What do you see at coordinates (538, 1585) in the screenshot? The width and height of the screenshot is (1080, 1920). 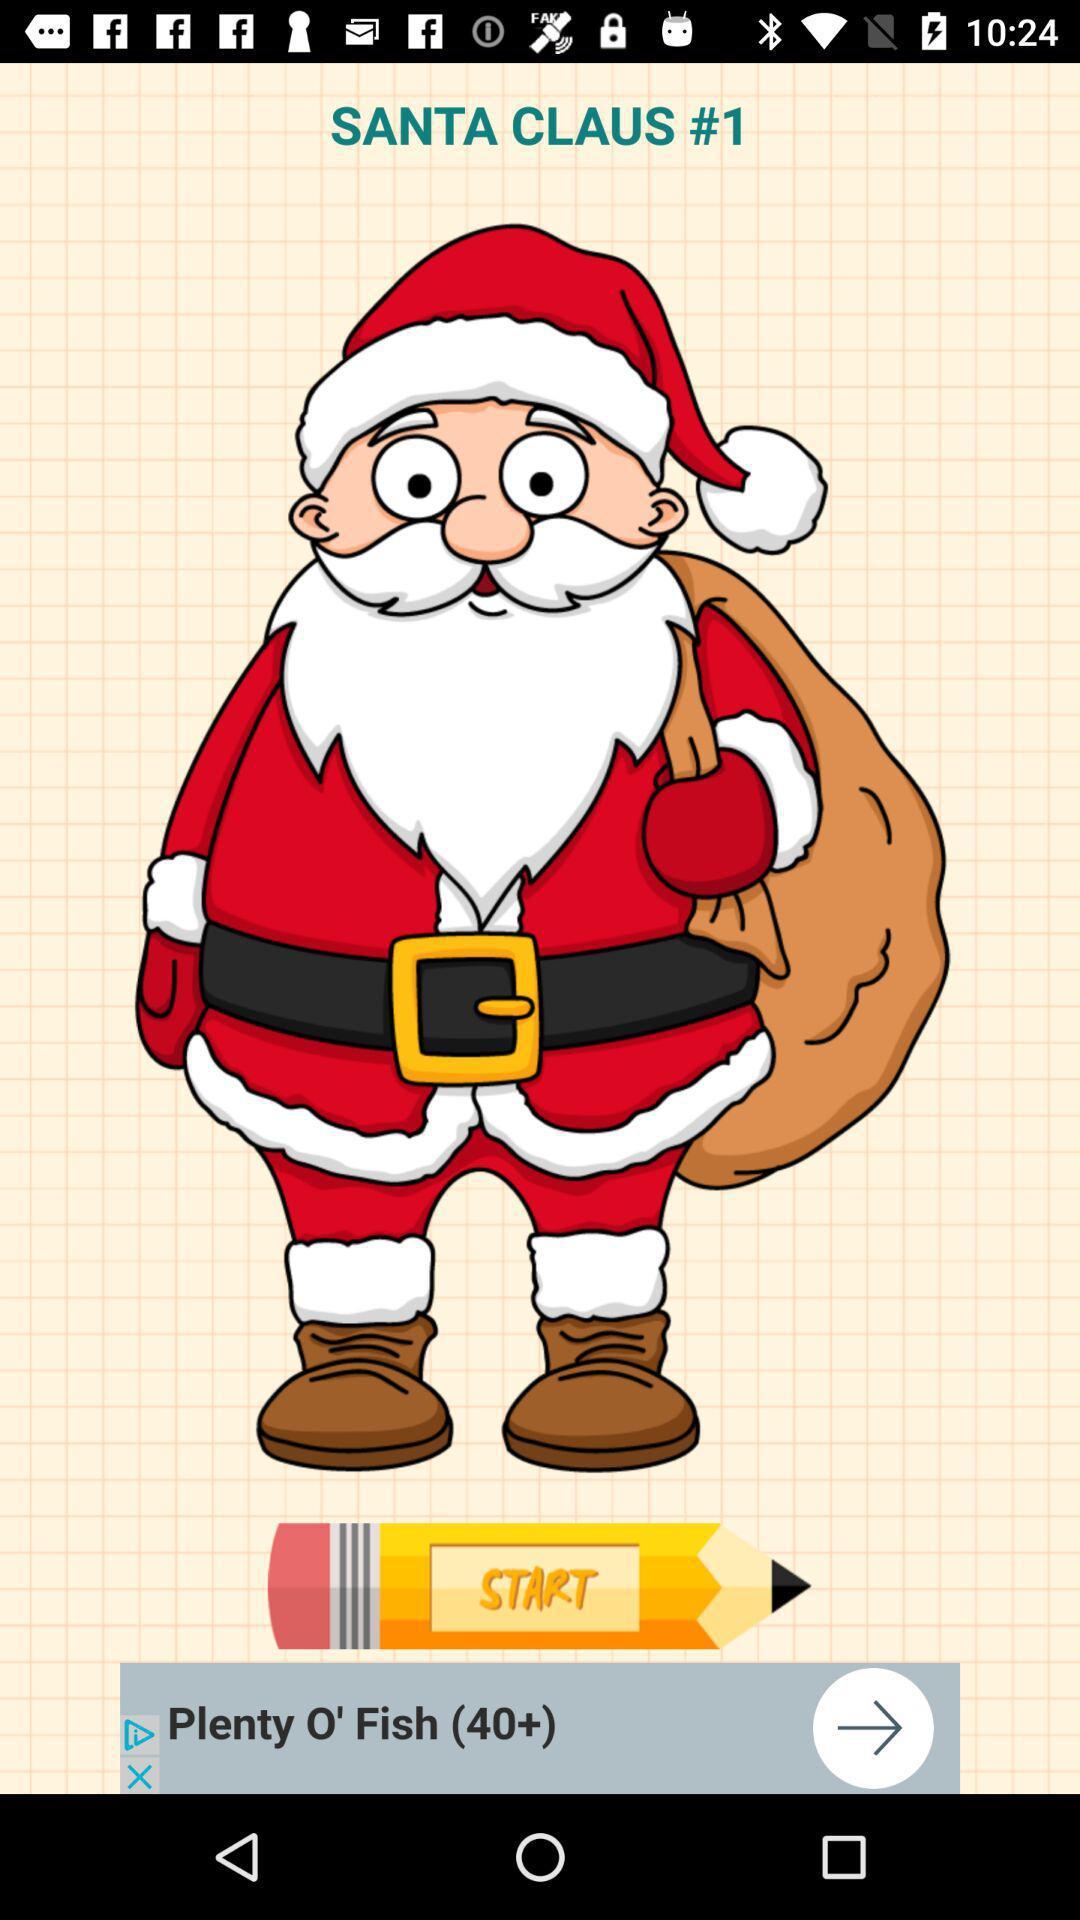 I see `start game button` at bounding box center [538, 1585].